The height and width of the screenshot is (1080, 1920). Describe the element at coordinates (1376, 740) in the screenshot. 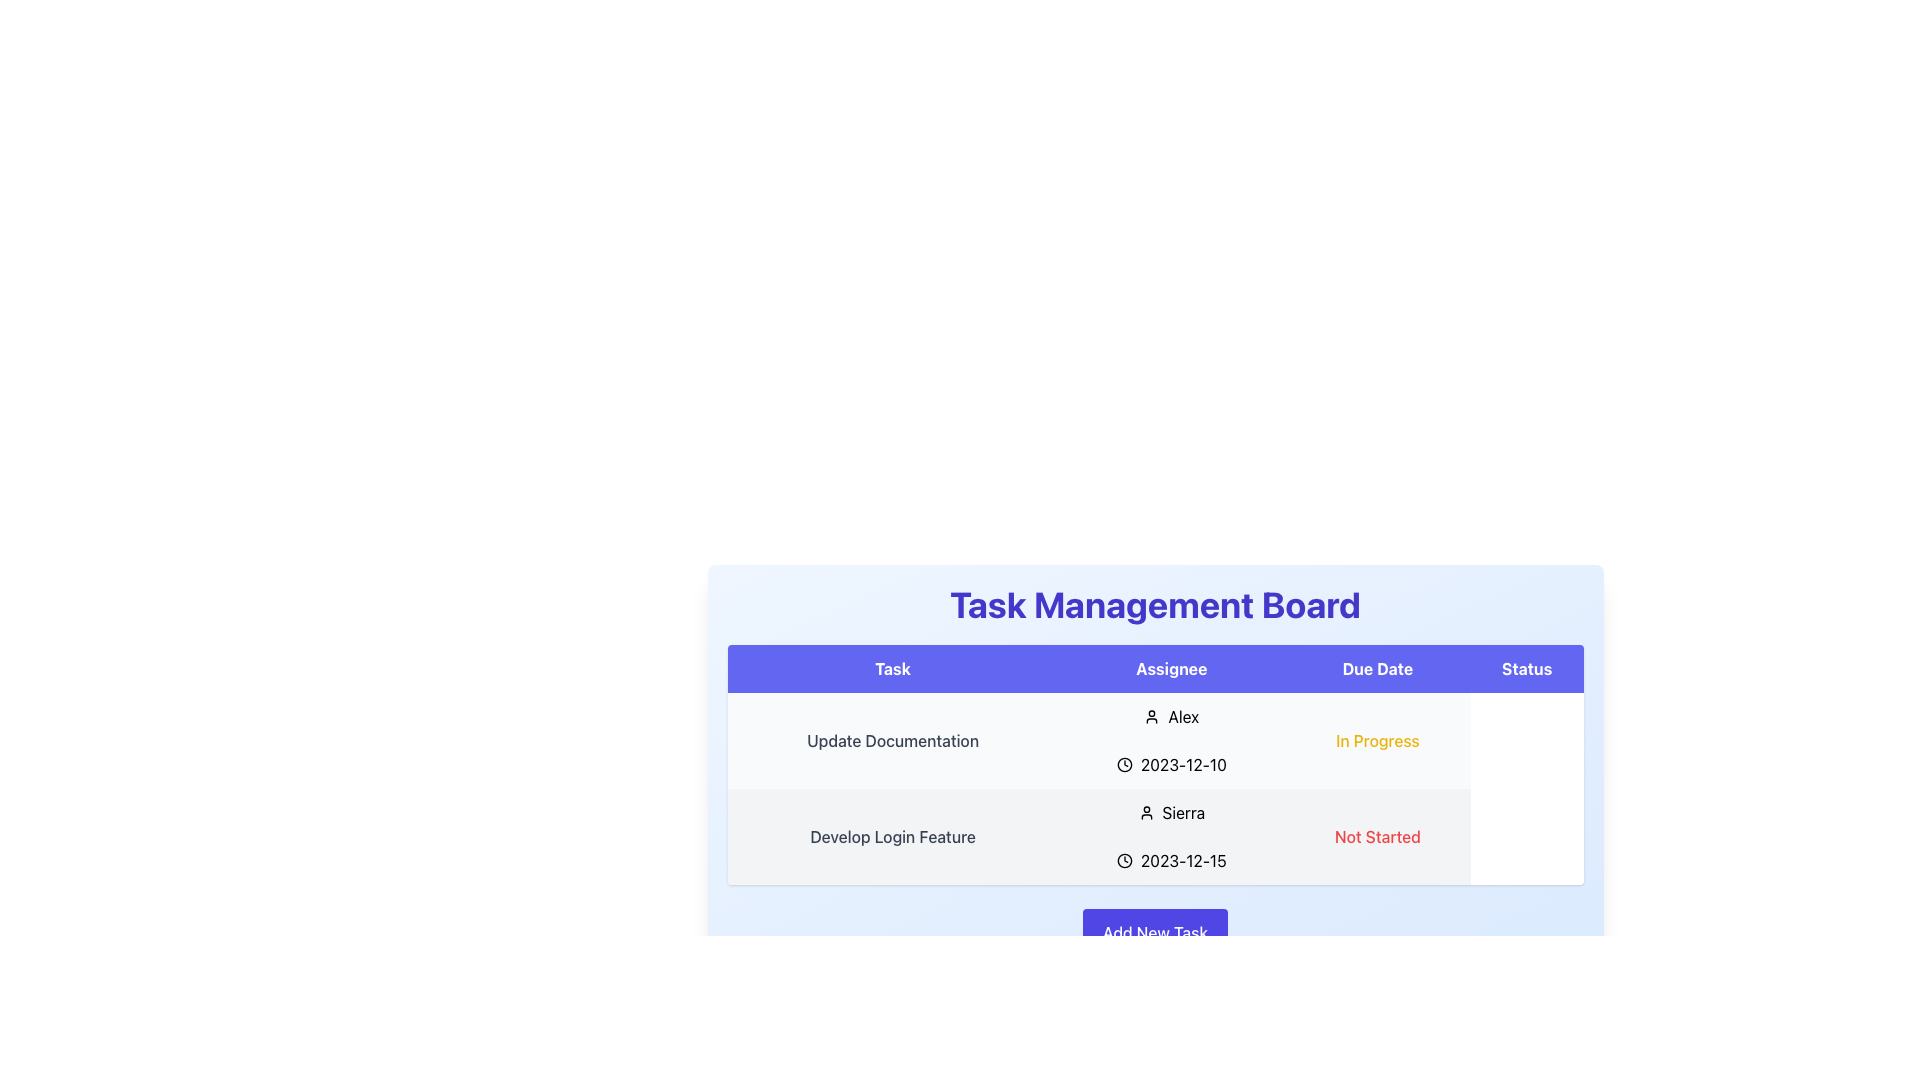

I see `the yellow-colored text label stating 'In Progress' located in the 'Status' column of the task management table for the task 'Update Documentation'` at that location.